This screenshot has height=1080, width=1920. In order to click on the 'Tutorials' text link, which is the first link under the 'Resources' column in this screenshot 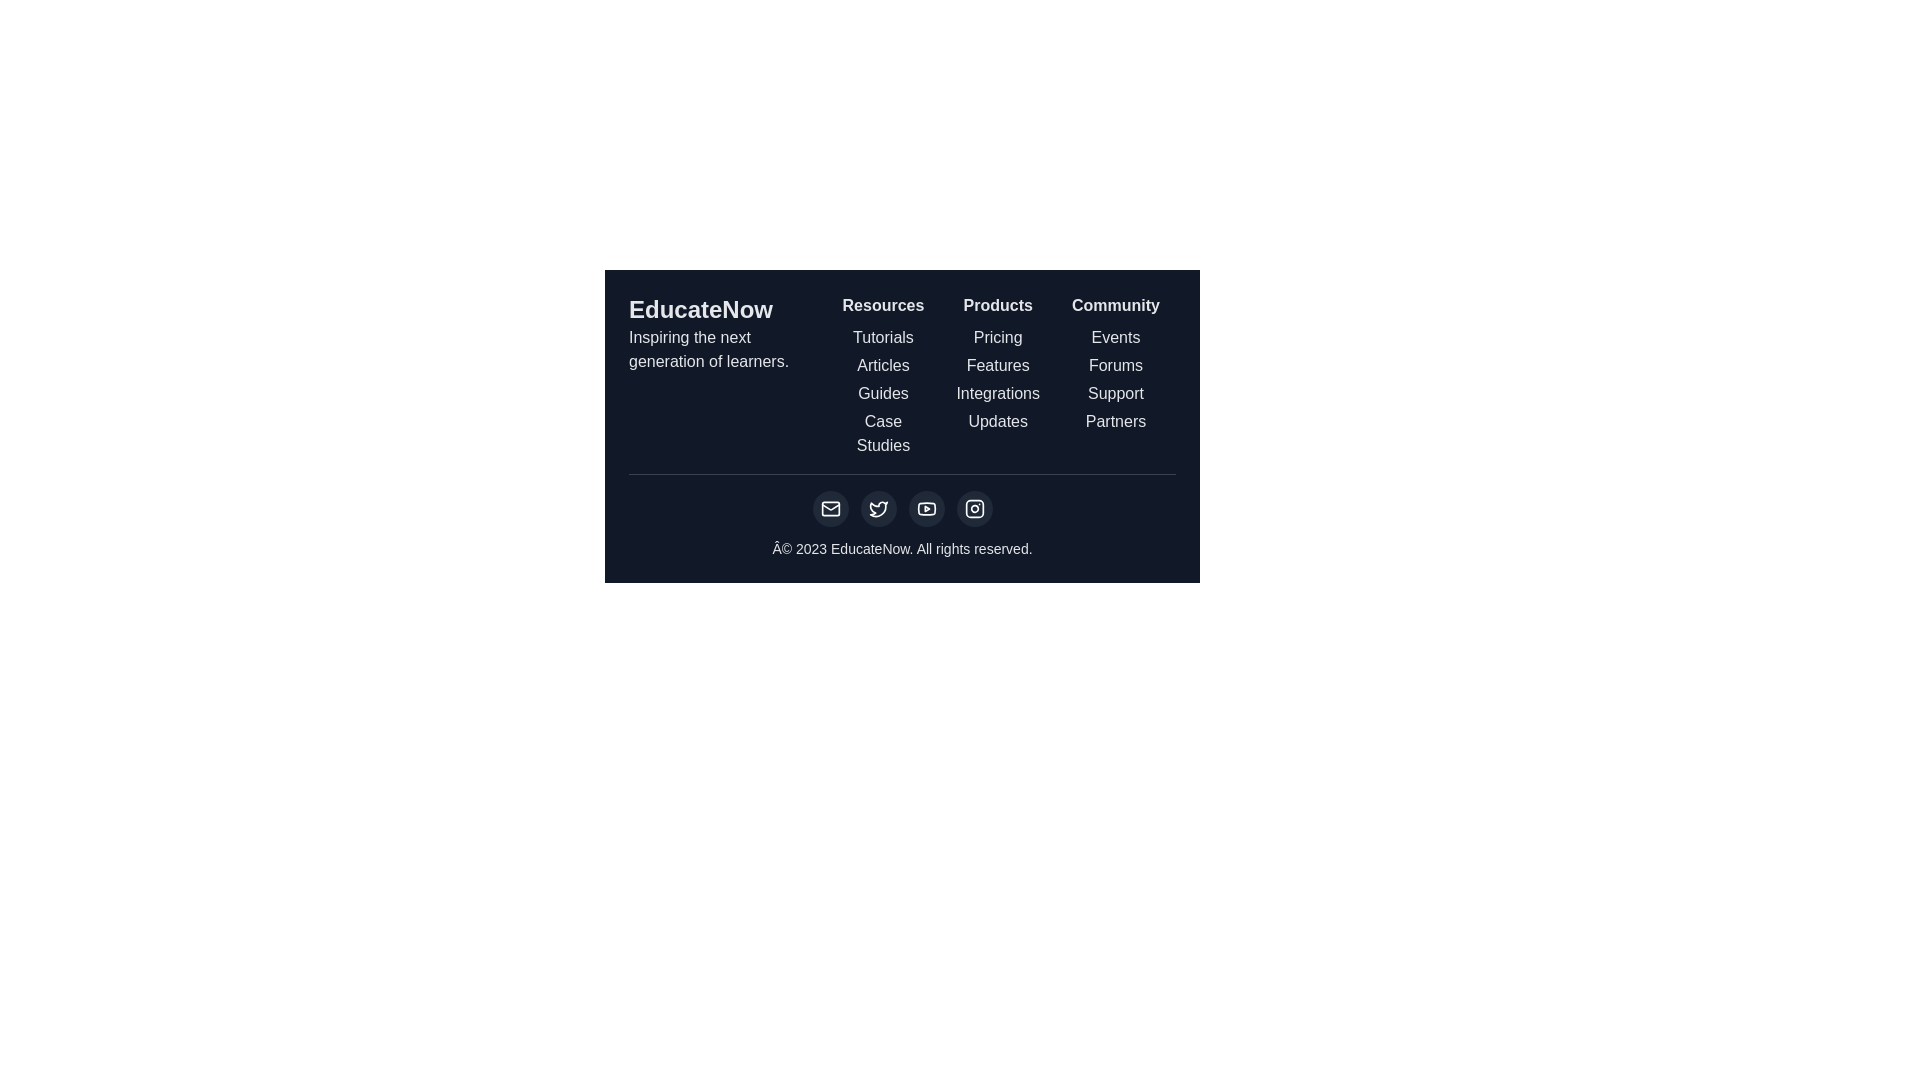, I will do `click(882, 337)`.